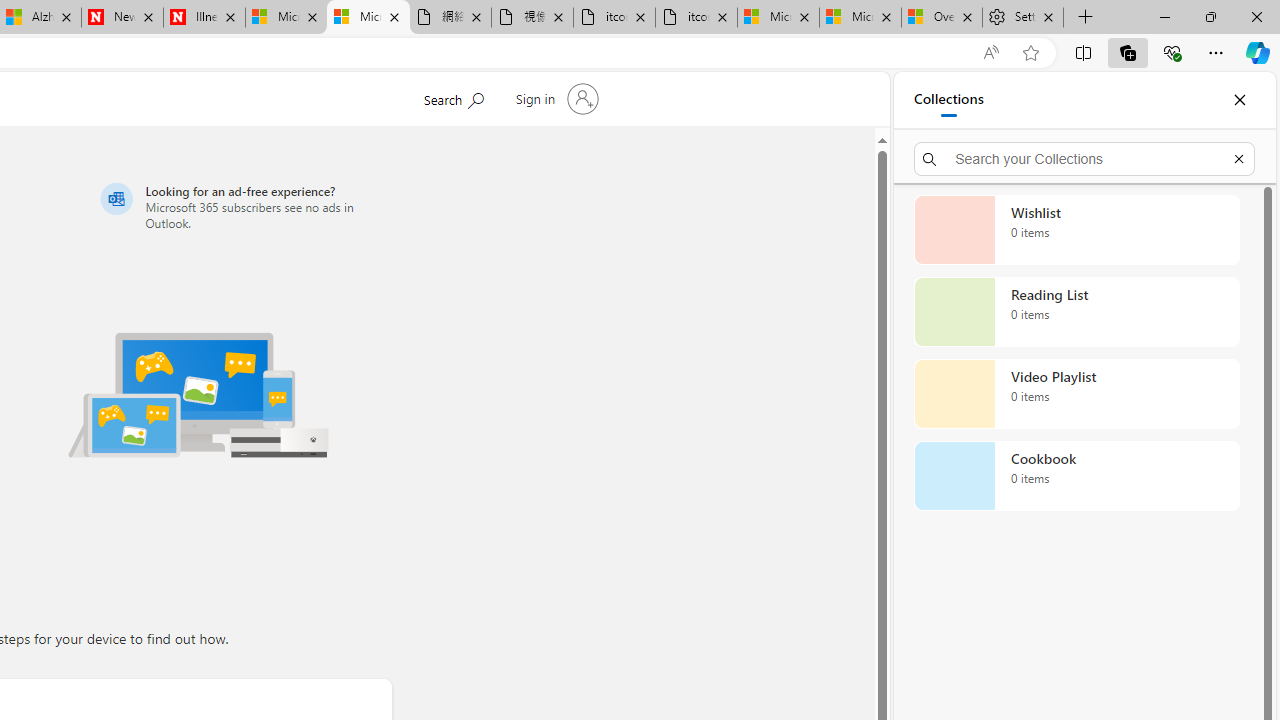 The image size is (1280, 720). What do you see at coordinates (1238, 158) in the screenshot?
I see `'Exit search'` at bounding box center [1238, 158].